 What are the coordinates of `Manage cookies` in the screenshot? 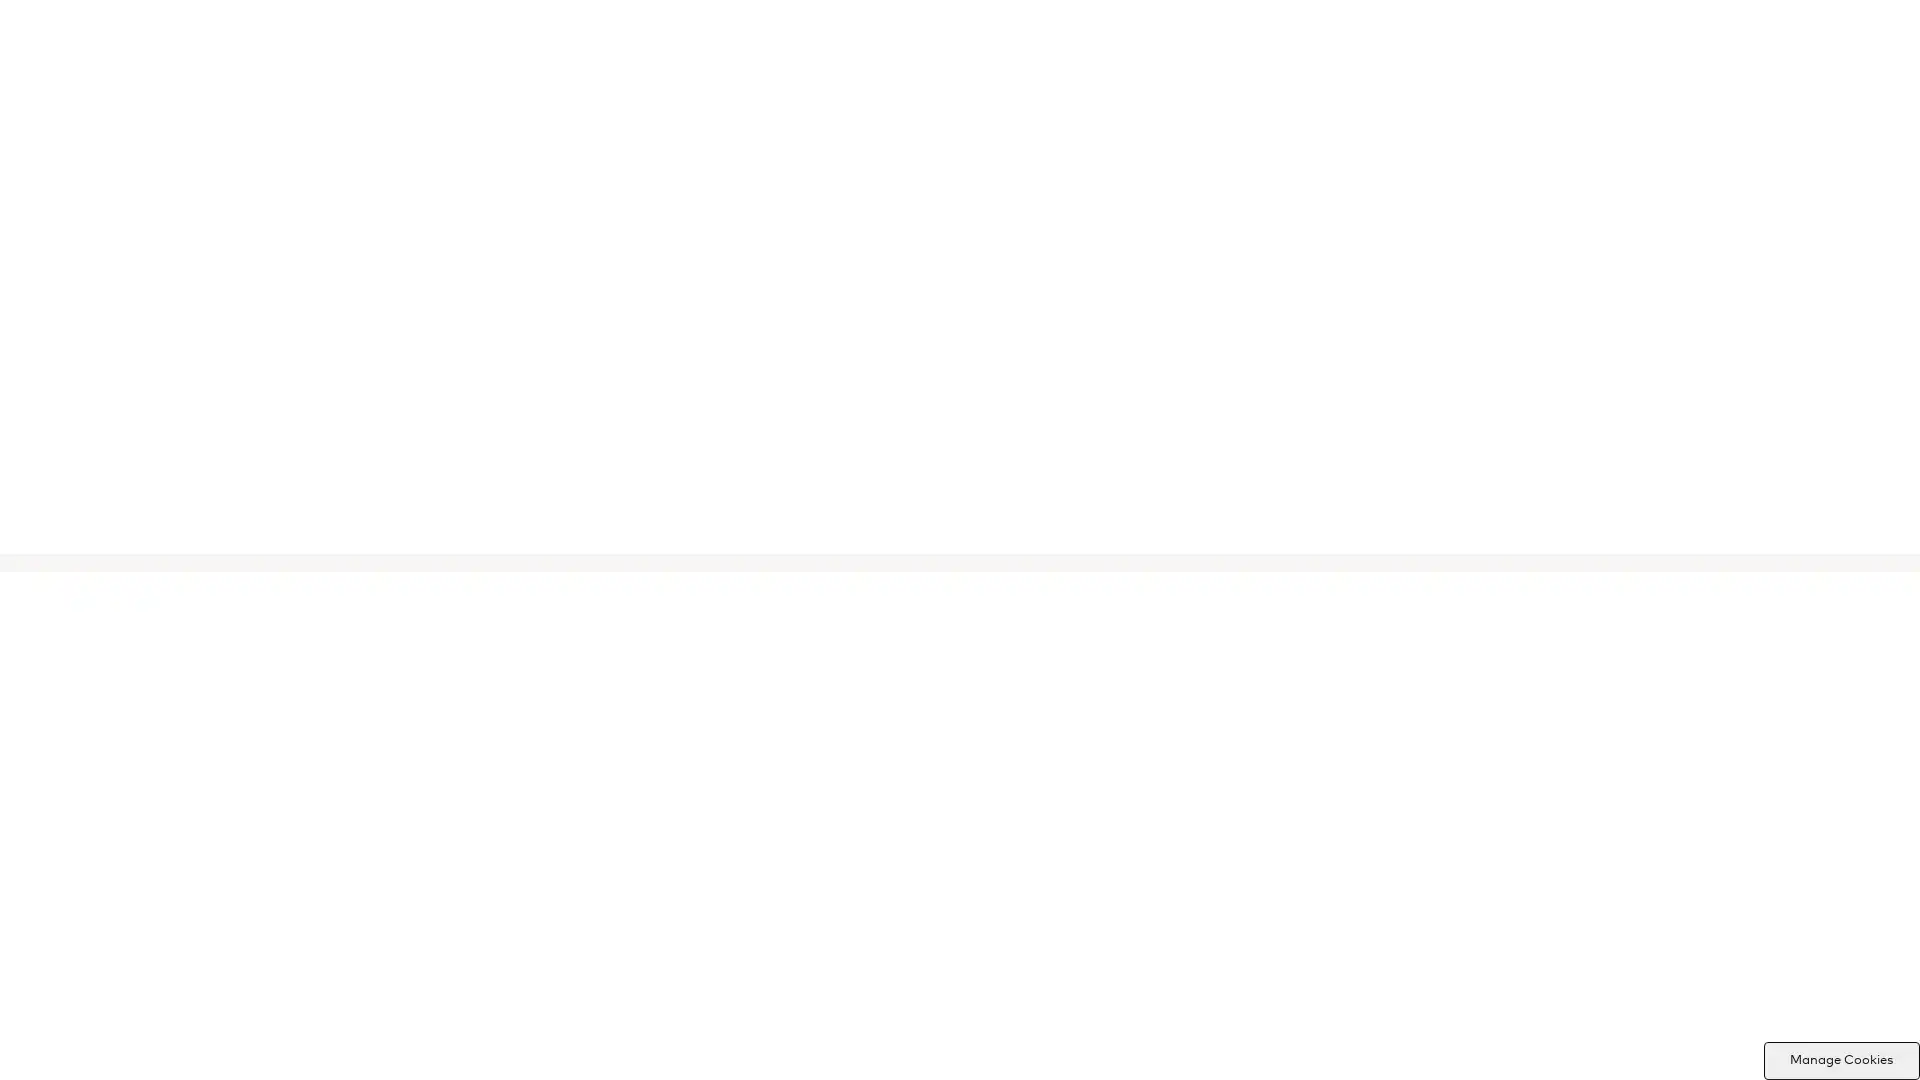 It's located at (873, 685).